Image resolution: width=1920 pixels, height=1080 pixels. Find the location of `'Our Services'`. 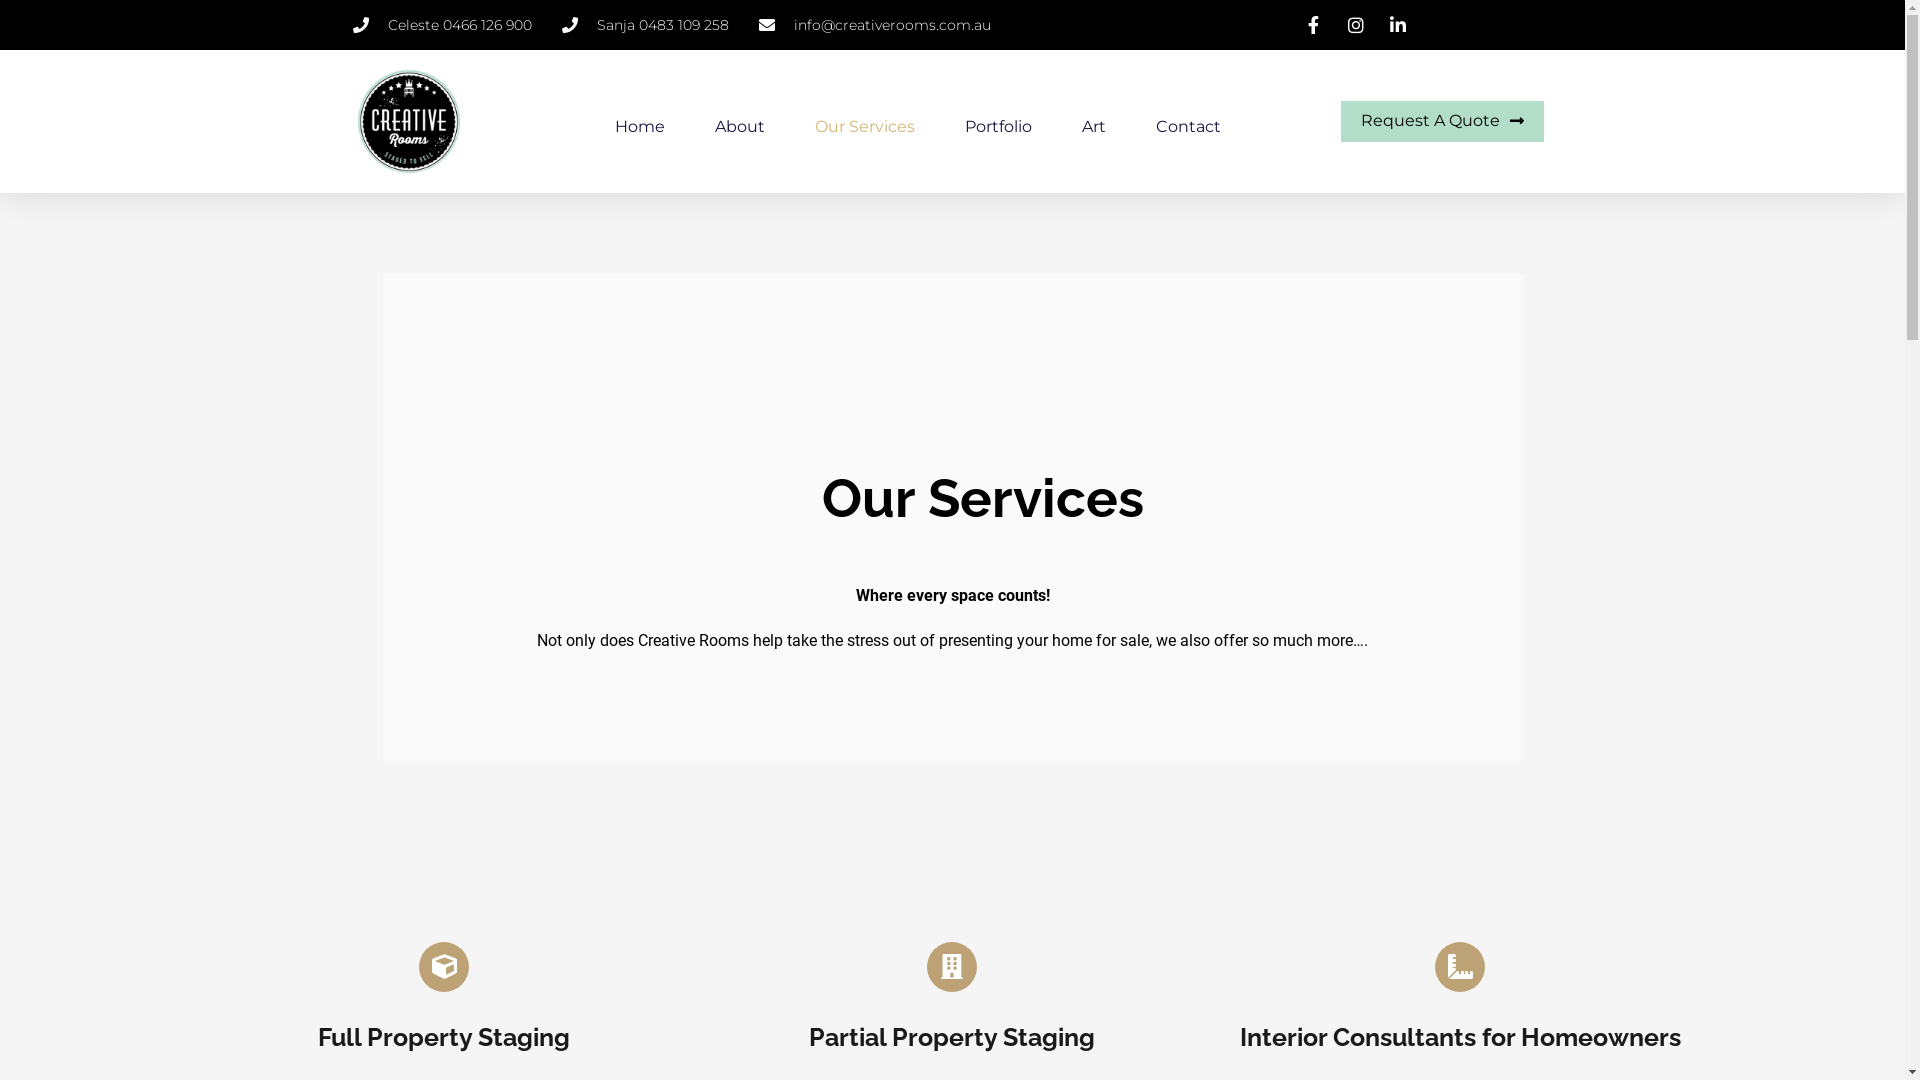

'Our Services' is located at coordinates (864, 127).